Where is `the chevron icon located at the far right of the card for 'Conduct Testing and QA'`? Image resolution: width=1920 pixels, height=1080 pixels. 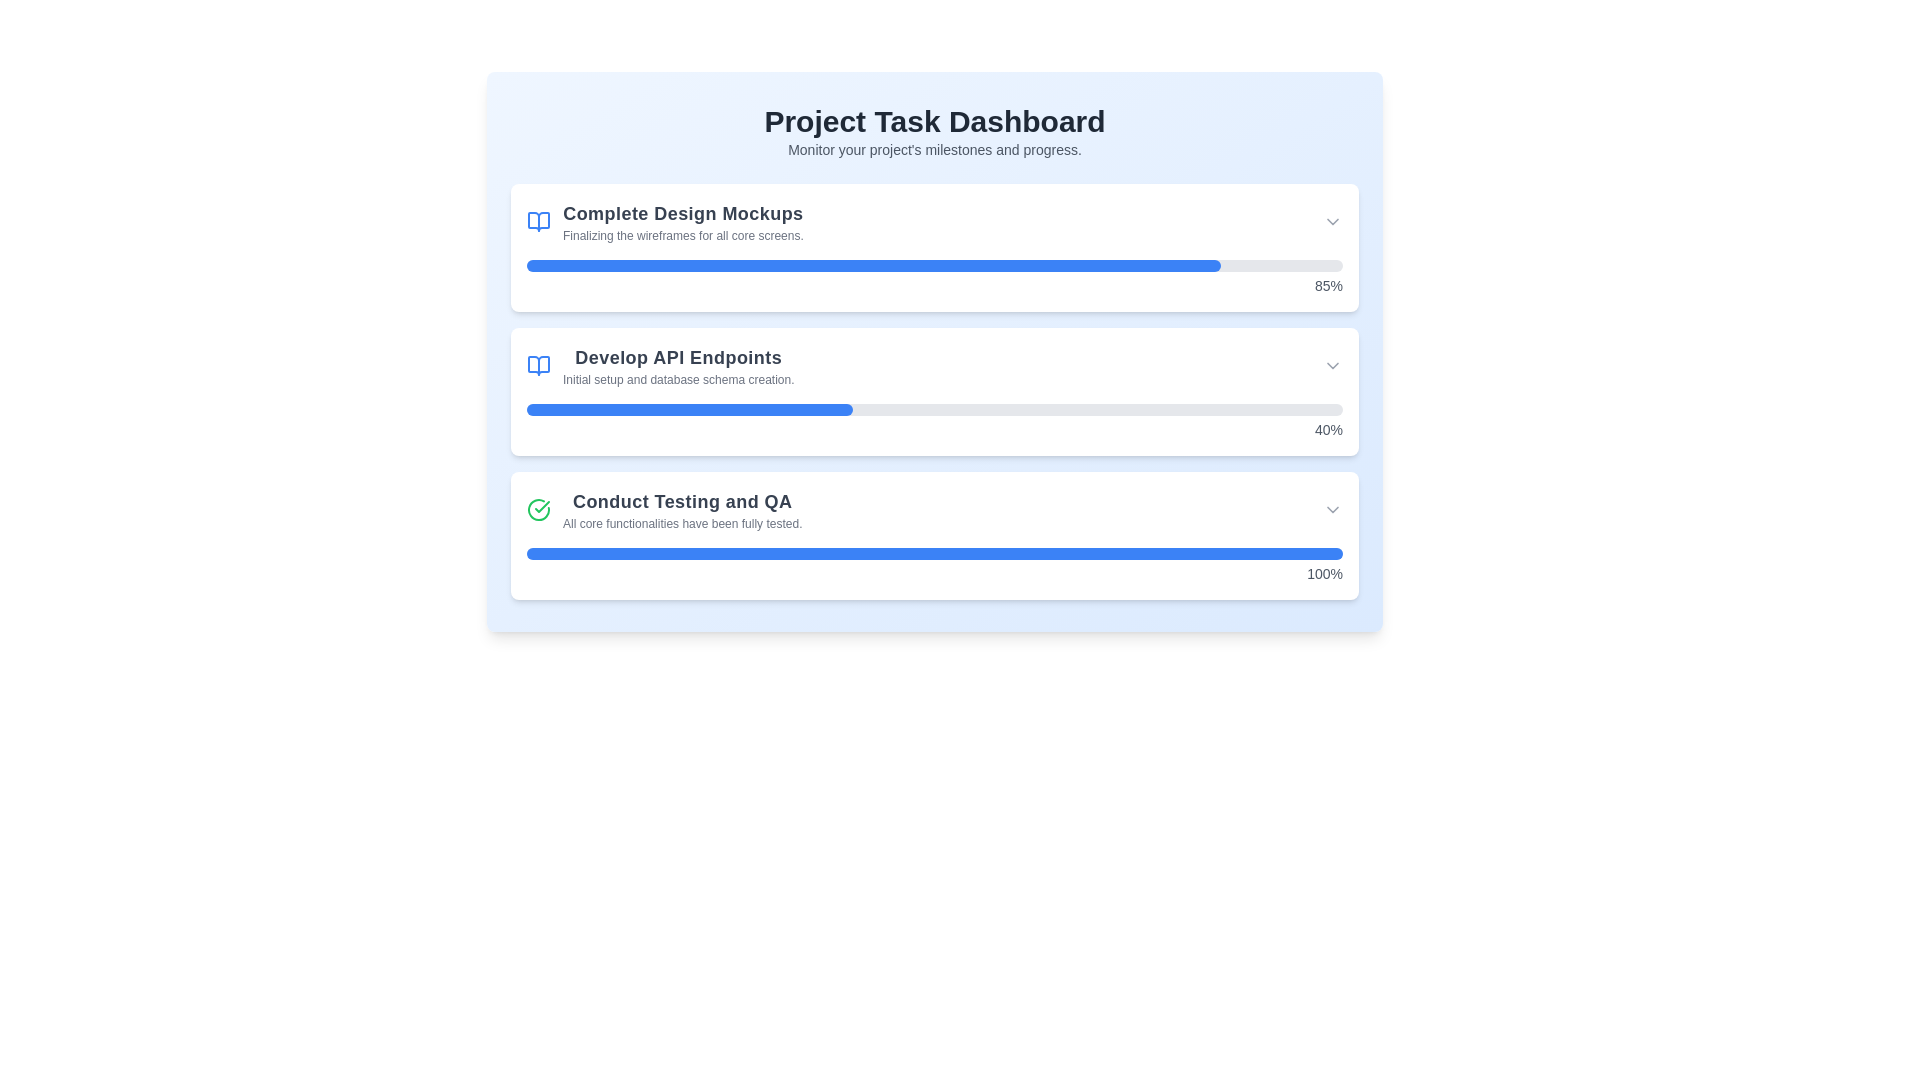
the chevron icon located at the far right of the card for 'Conduct Testing and QA' is located at coordinates (1333, 508).